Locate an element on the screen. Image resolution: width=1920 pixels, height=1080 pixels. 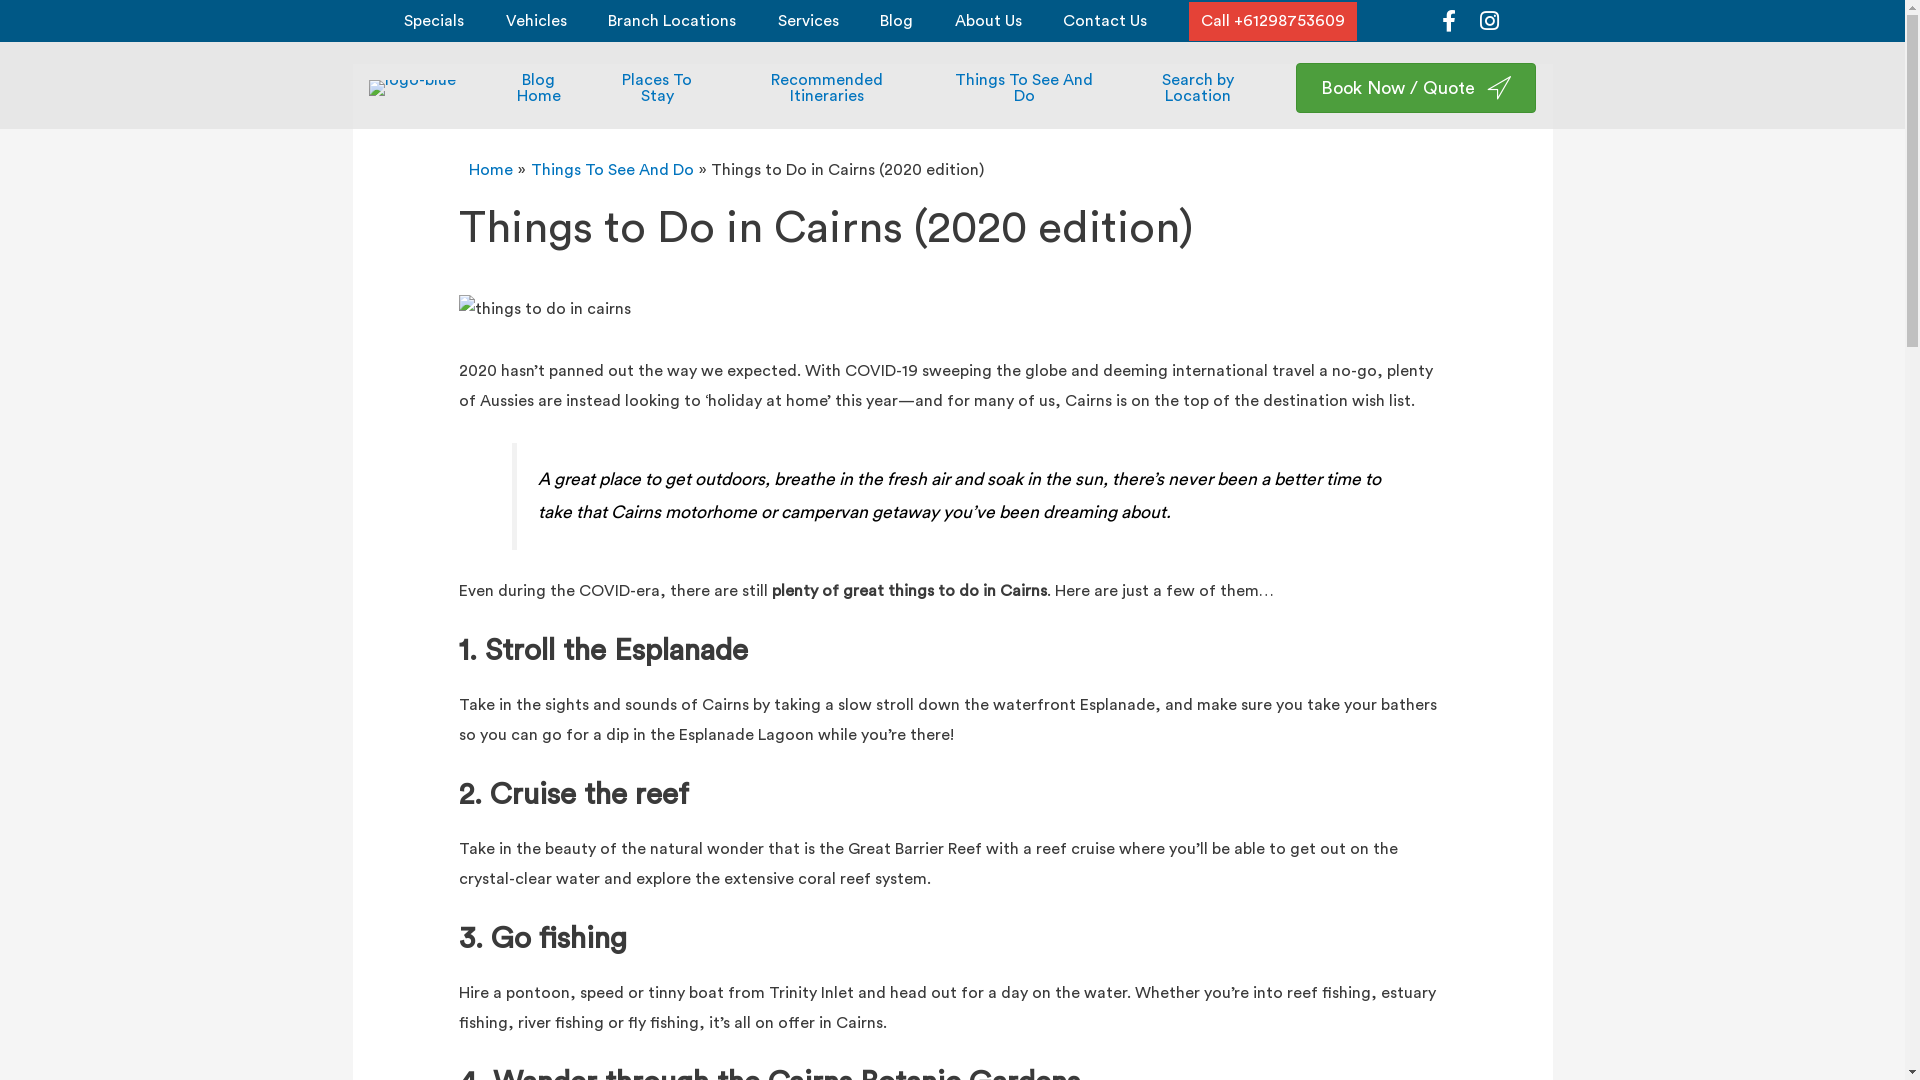
'Things To See And Do' is located at coordinates (611, 168).